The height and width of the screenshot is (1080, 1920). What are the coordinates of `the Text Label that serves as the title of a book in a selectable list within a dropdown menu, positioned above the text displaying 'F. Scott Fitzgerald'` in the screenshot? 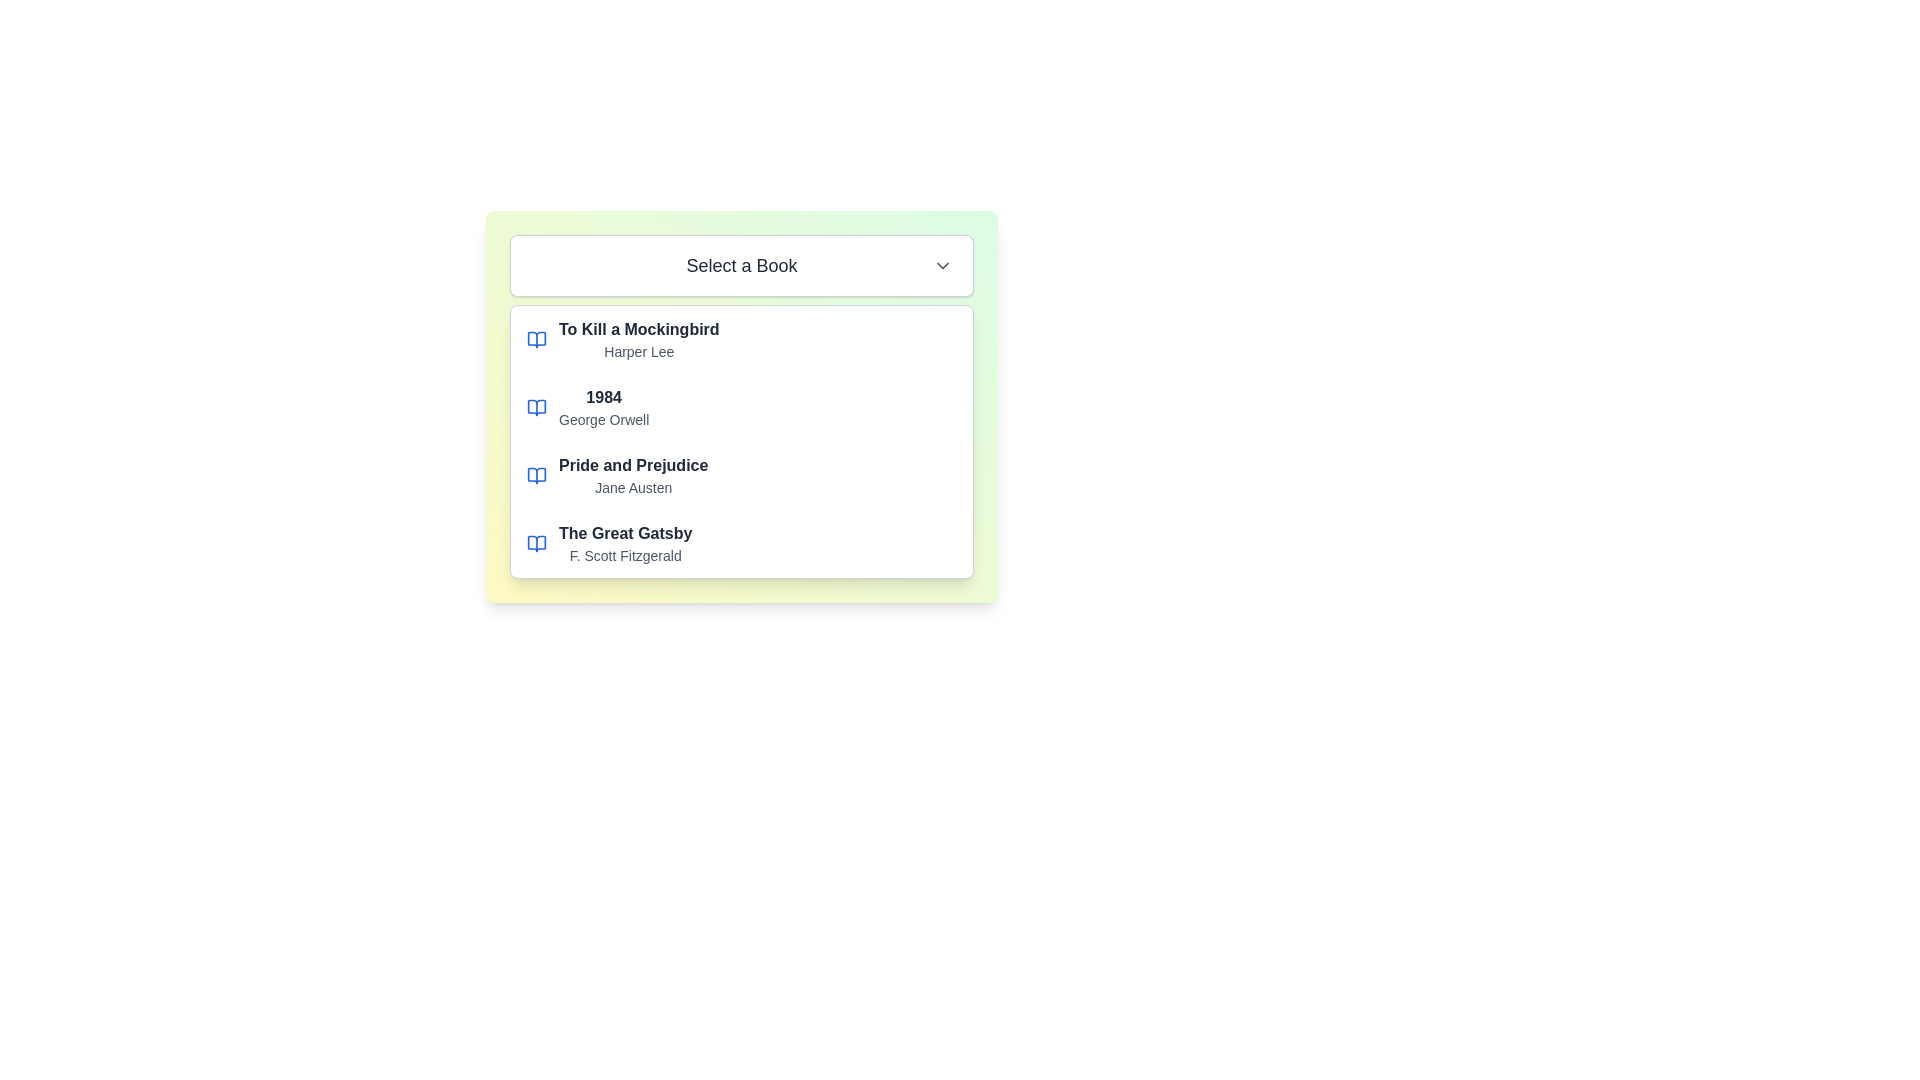 It's located at (624, 532).